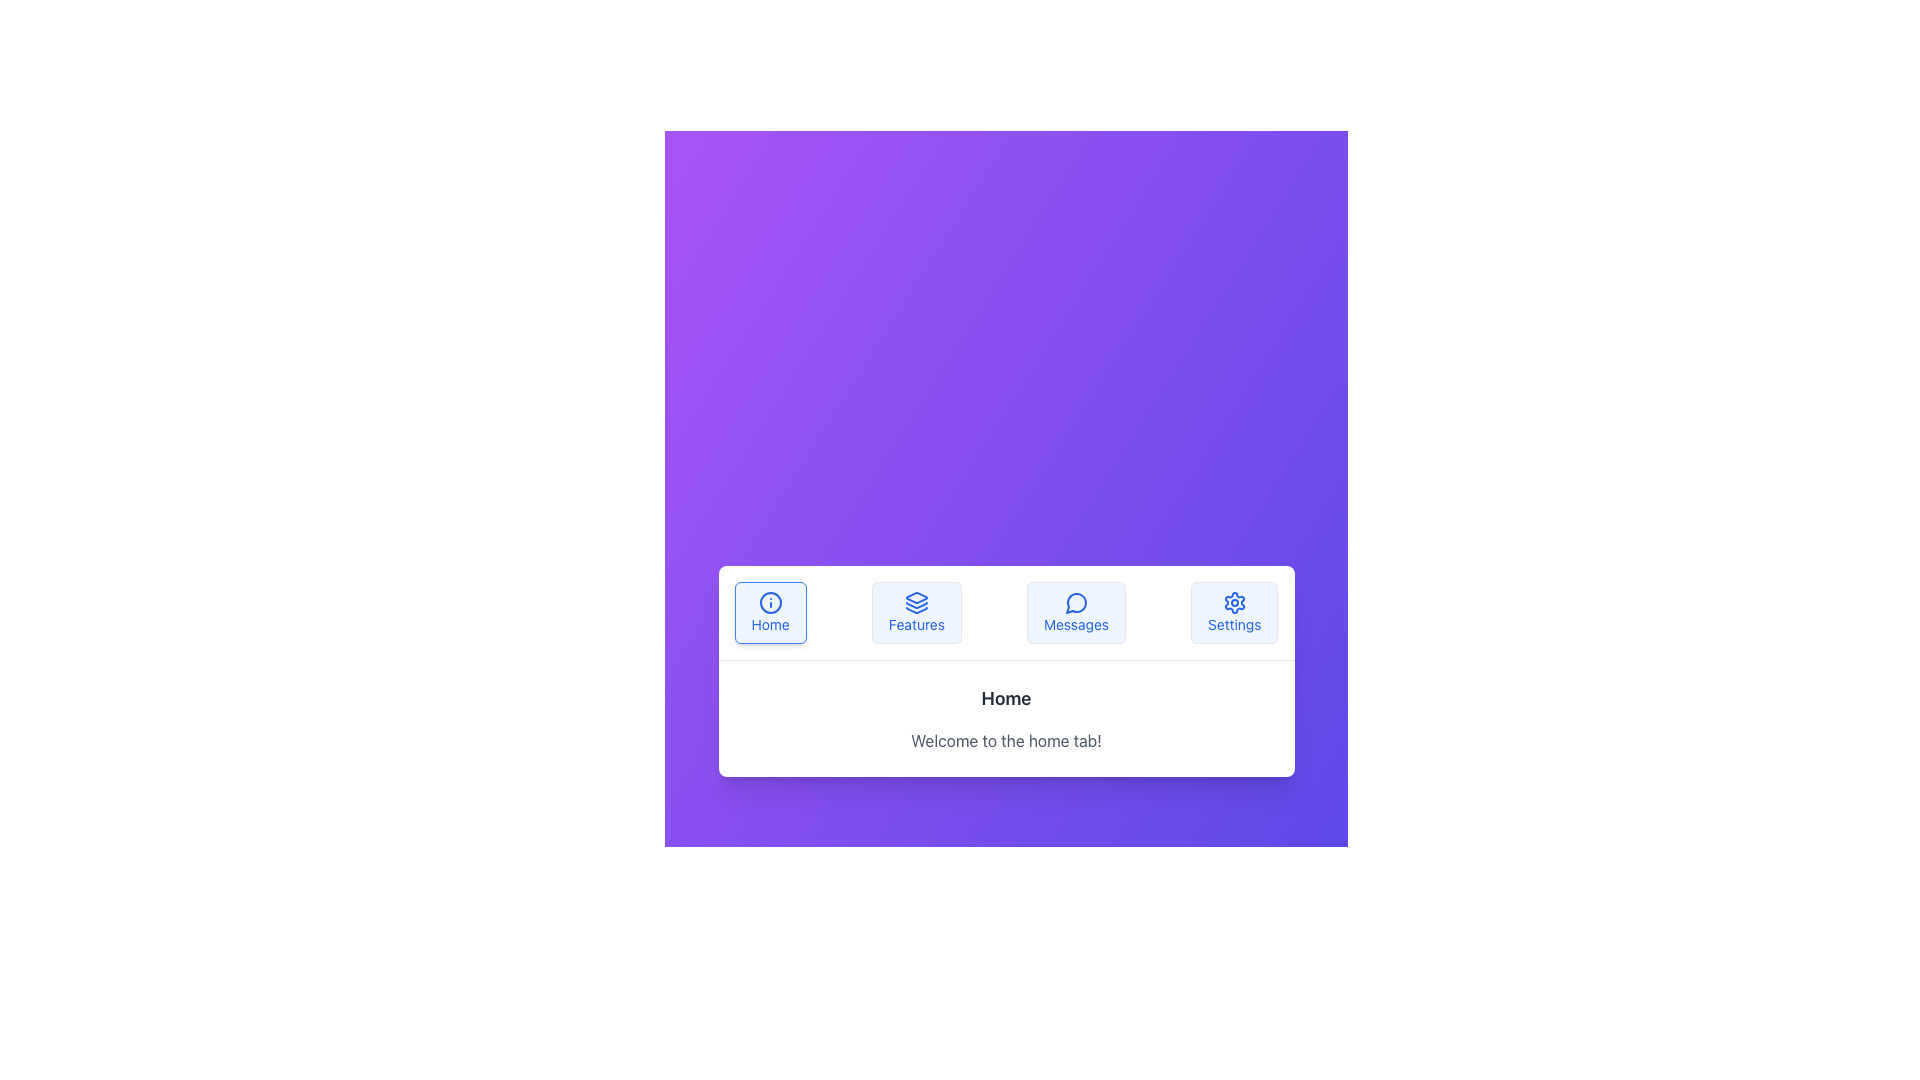 Image resolution: width=1920 pixels, height=1080 pixels. I want to click on the circular 'info' icon with a blue stroke and white background located in the 'Home' section of the horizontal navigation menu, so click(769, 601).